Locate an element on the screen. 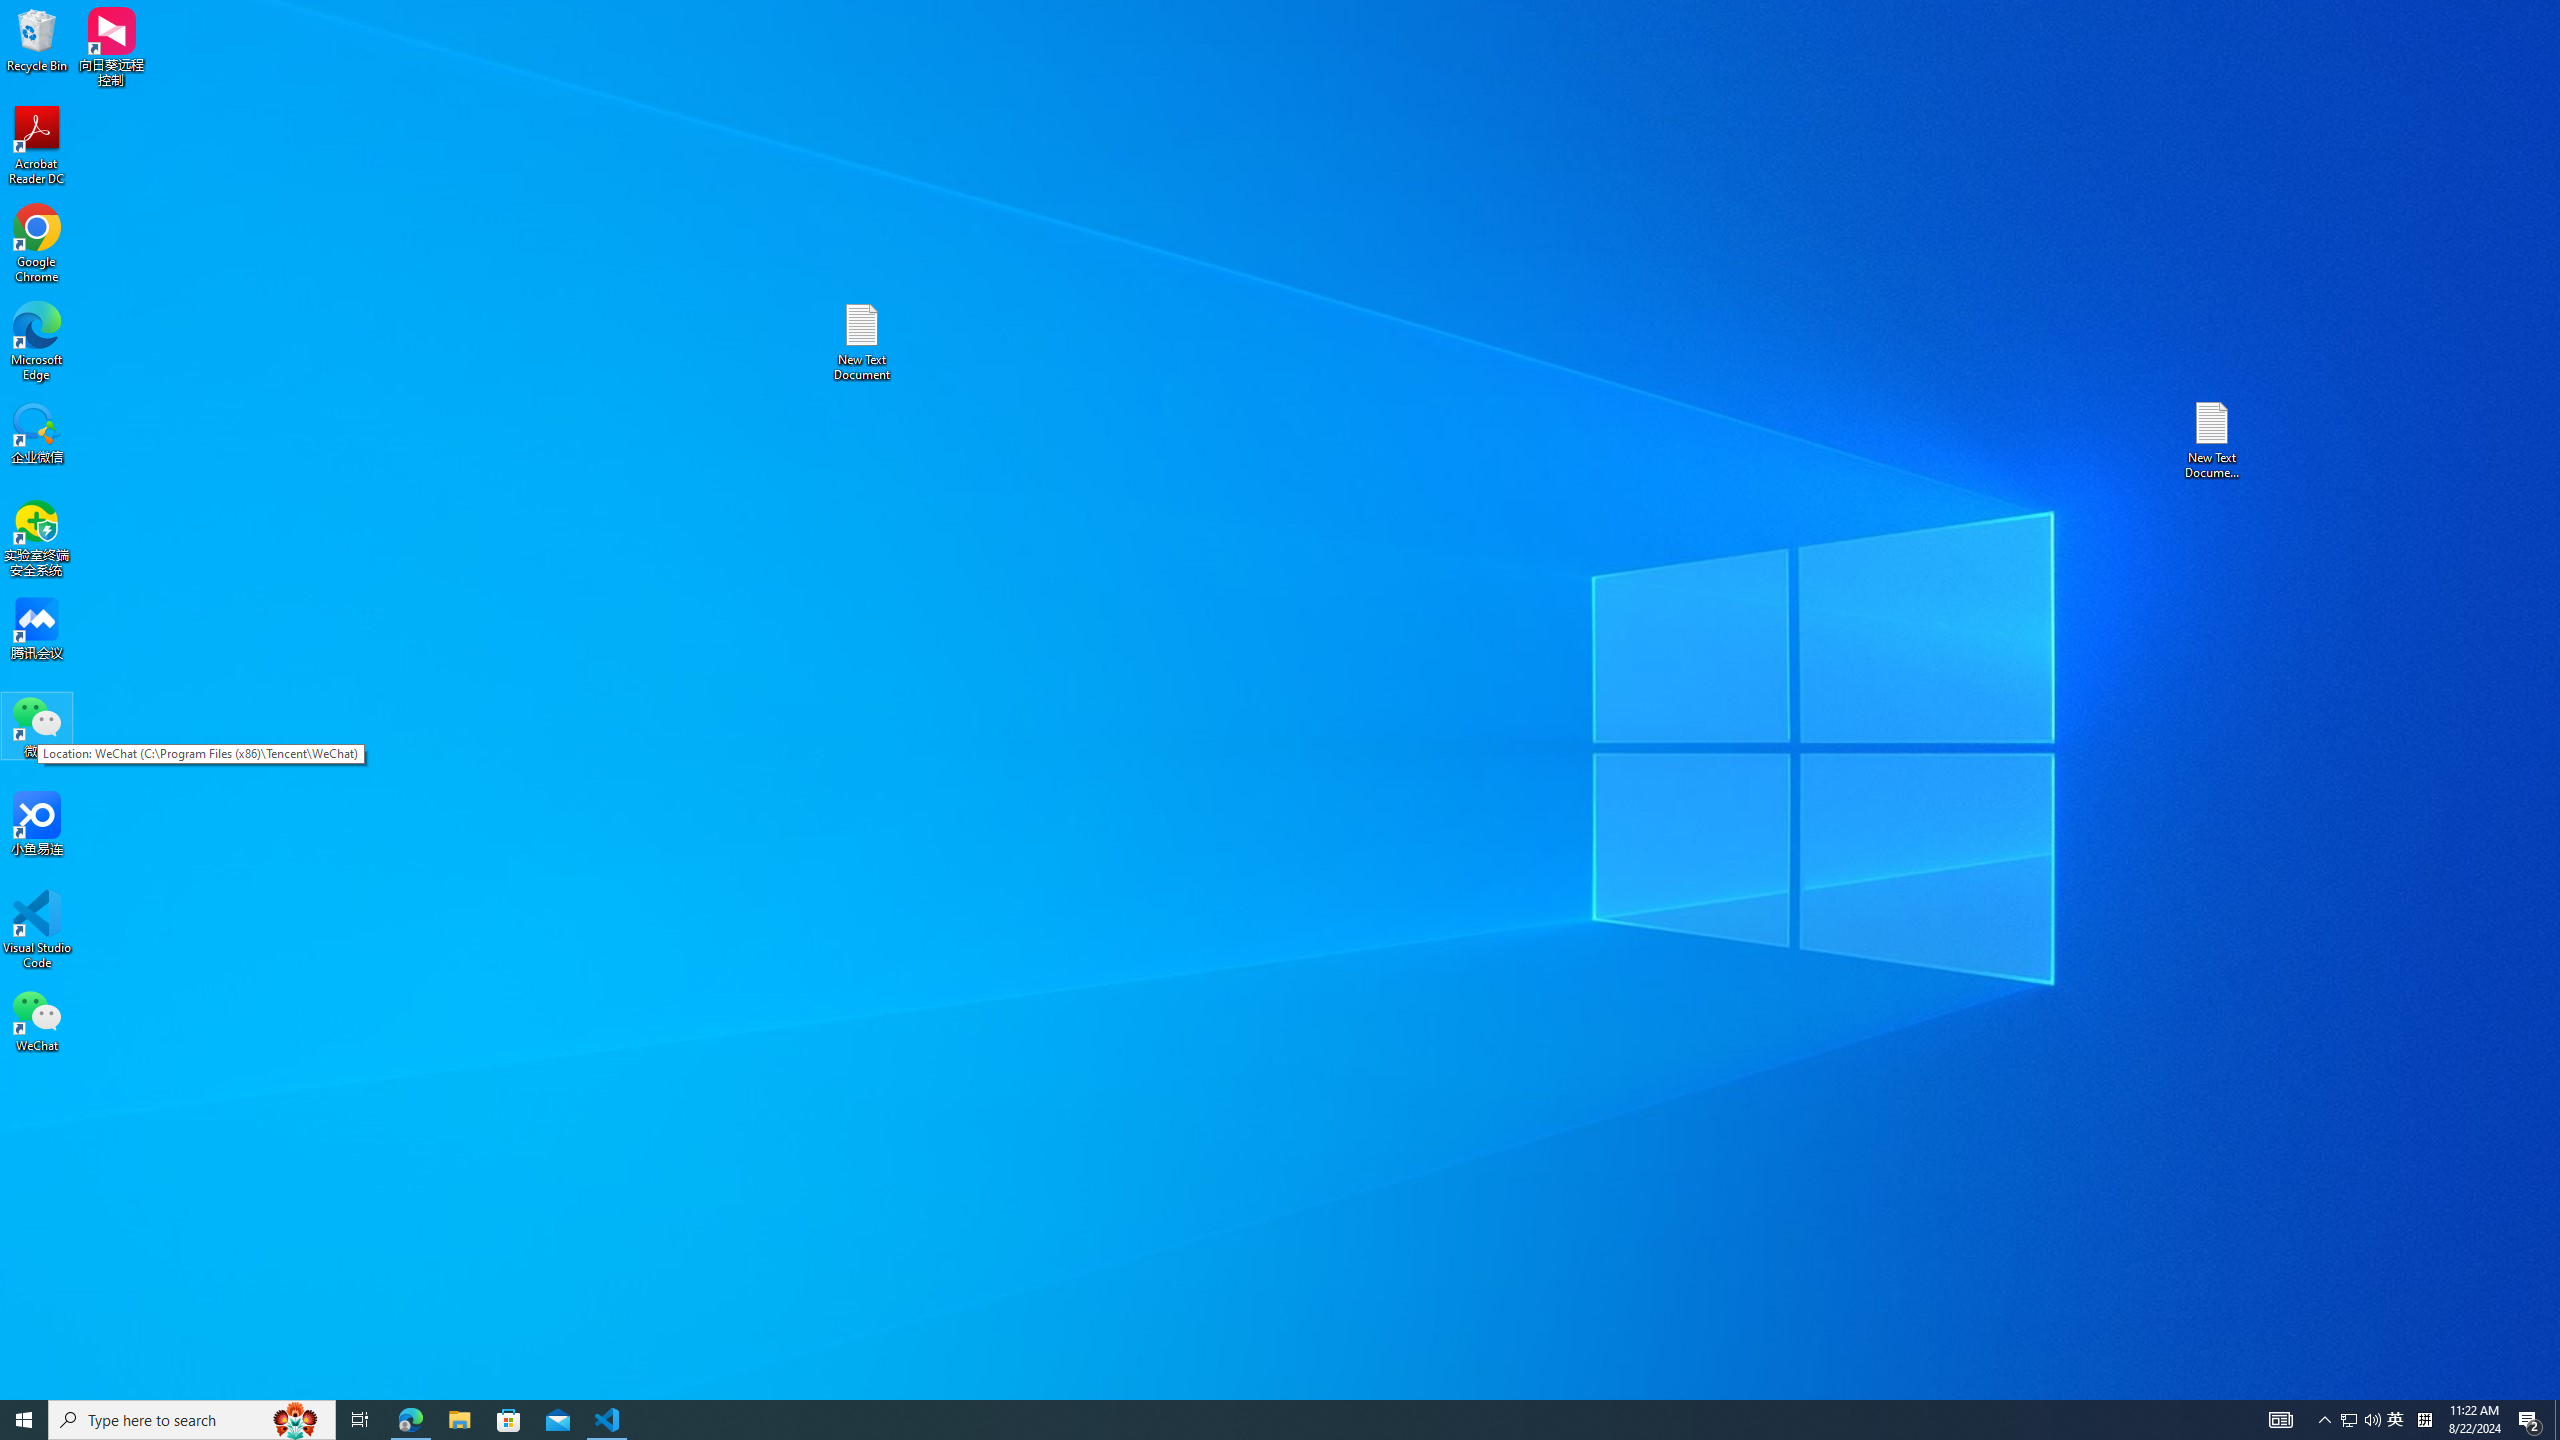  'WeChat' is located at coordinates (36, 1019).